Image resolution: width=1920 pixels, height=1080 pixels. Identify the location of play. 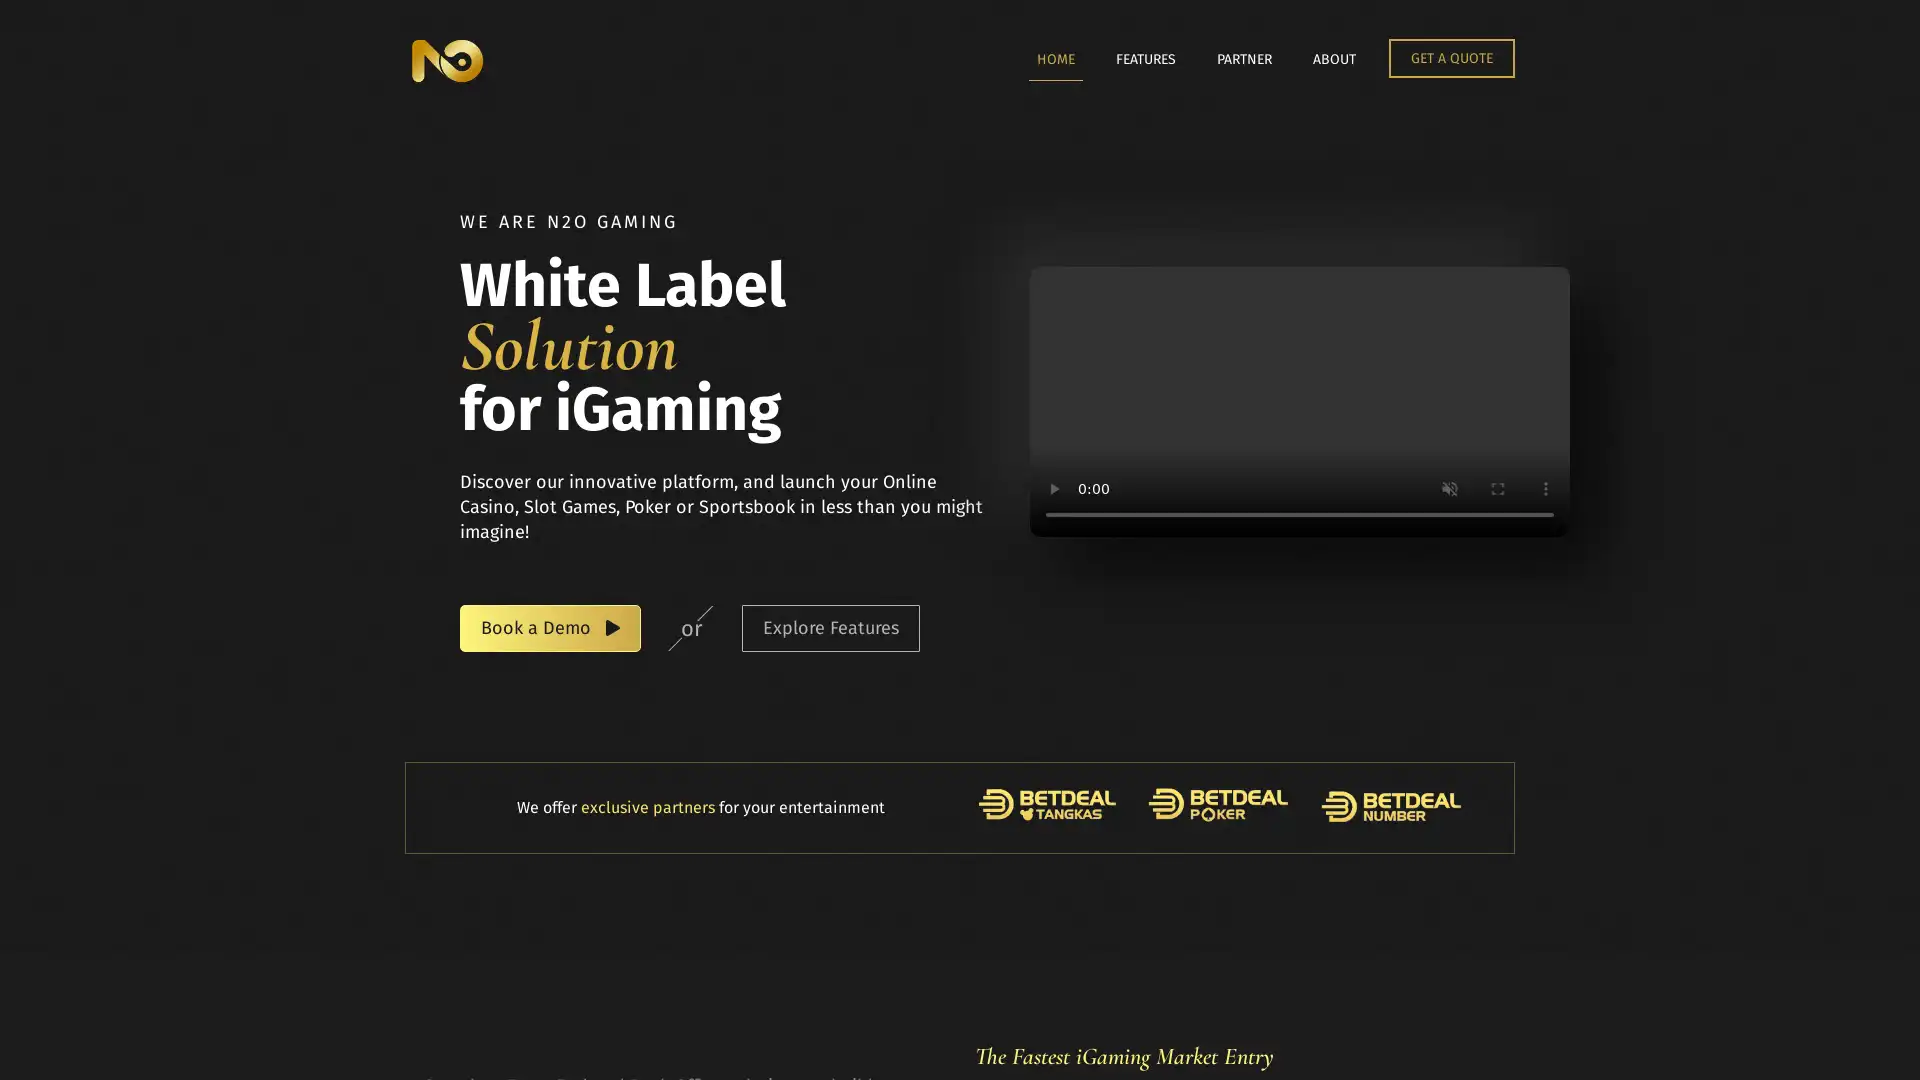
(1053, 489).